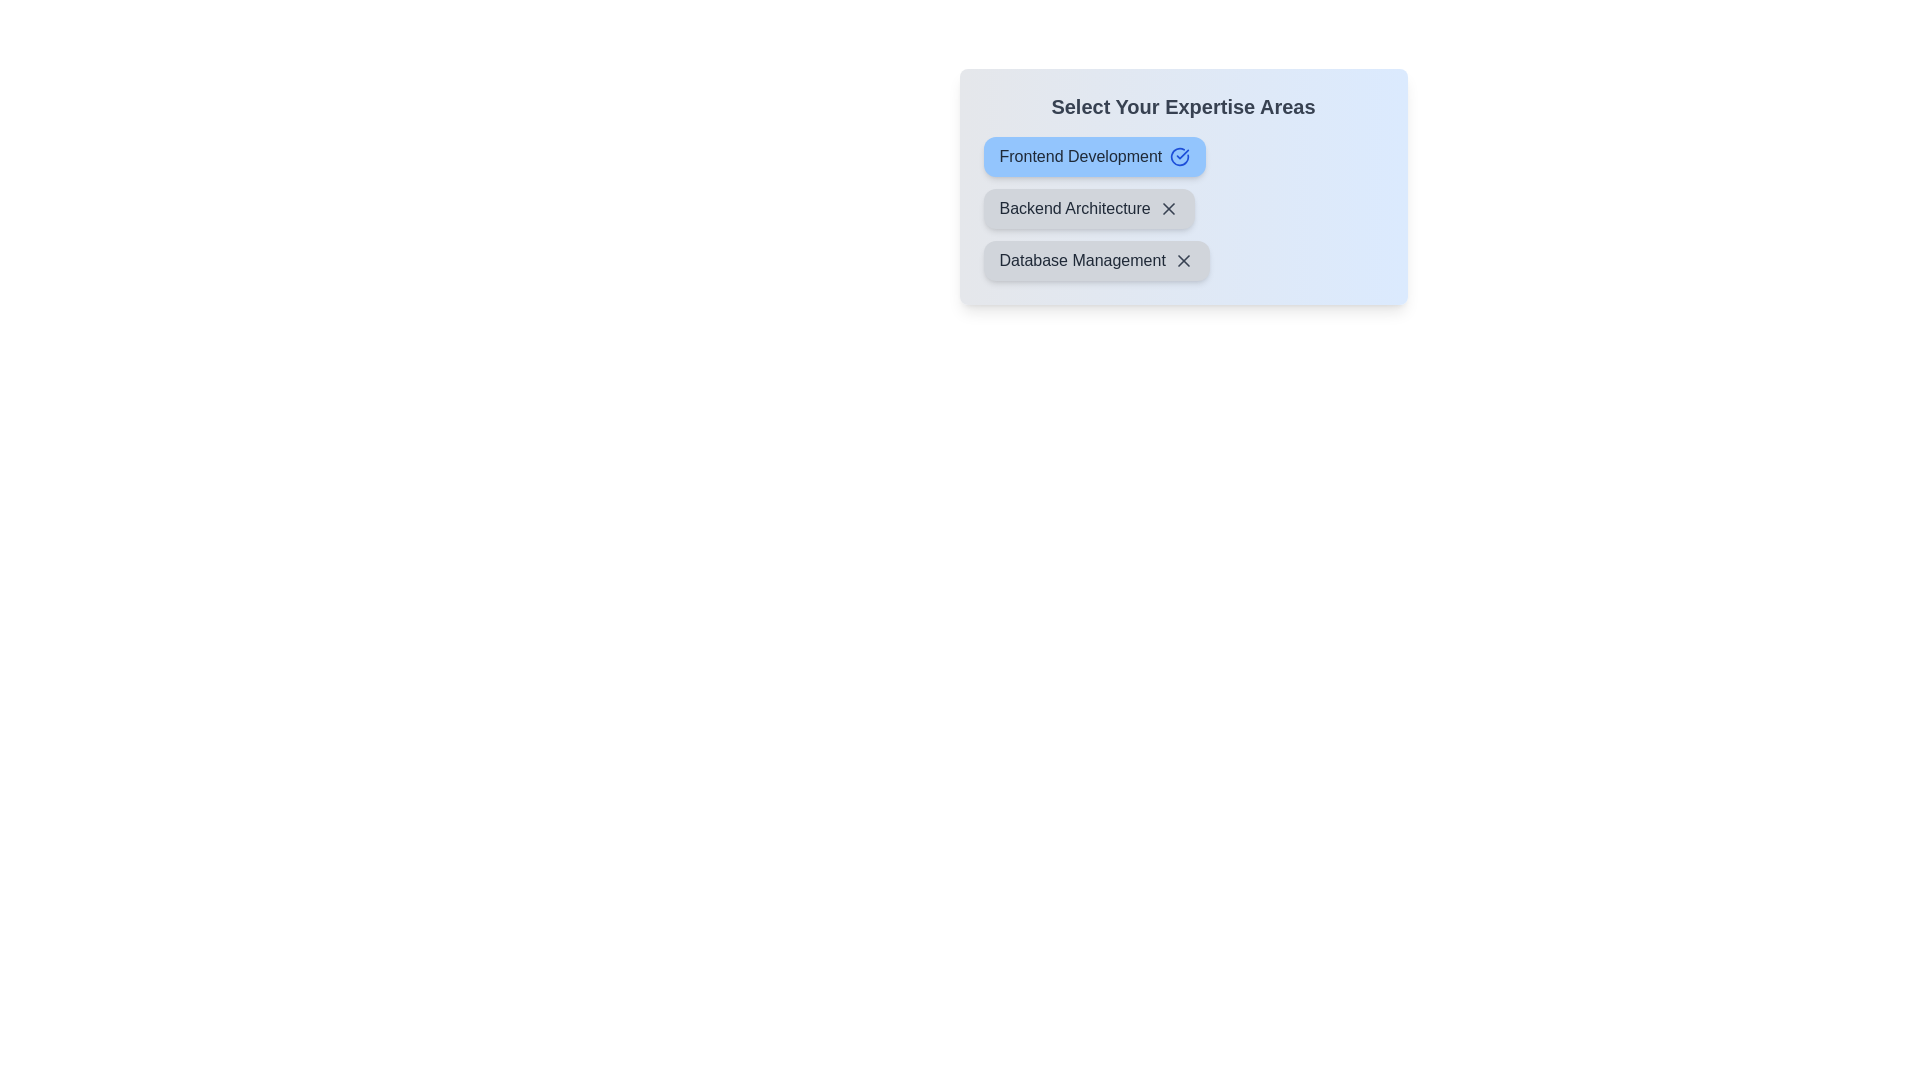 The height and width of the screenshot is (1080, 1920). I want to click on the icon of the tag labeled Backend Architecture to toggle its state, so click(1168, 208).